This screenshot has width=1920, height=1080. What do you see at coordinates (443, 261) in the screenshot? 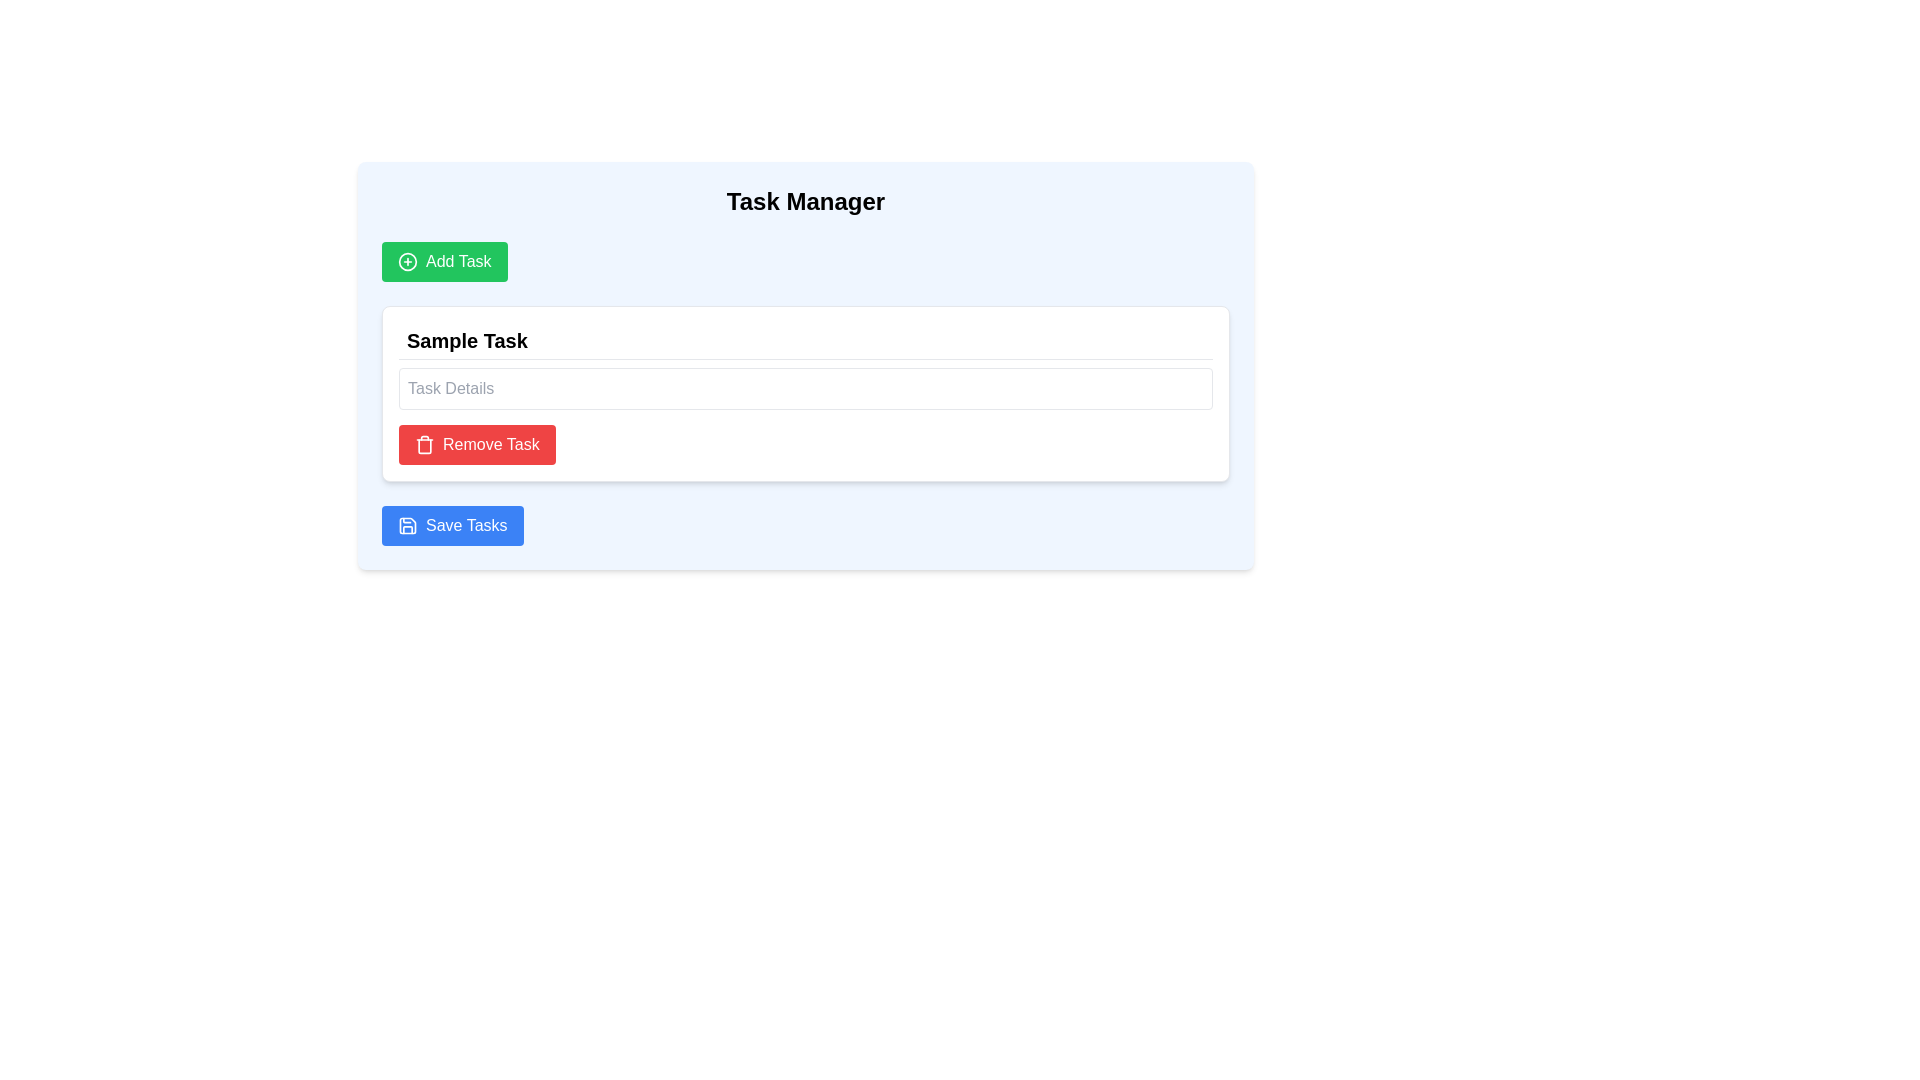
I see `the green 'Add Task' button located beneath the 'Task Manager' title` at bounding box center [443, 261].